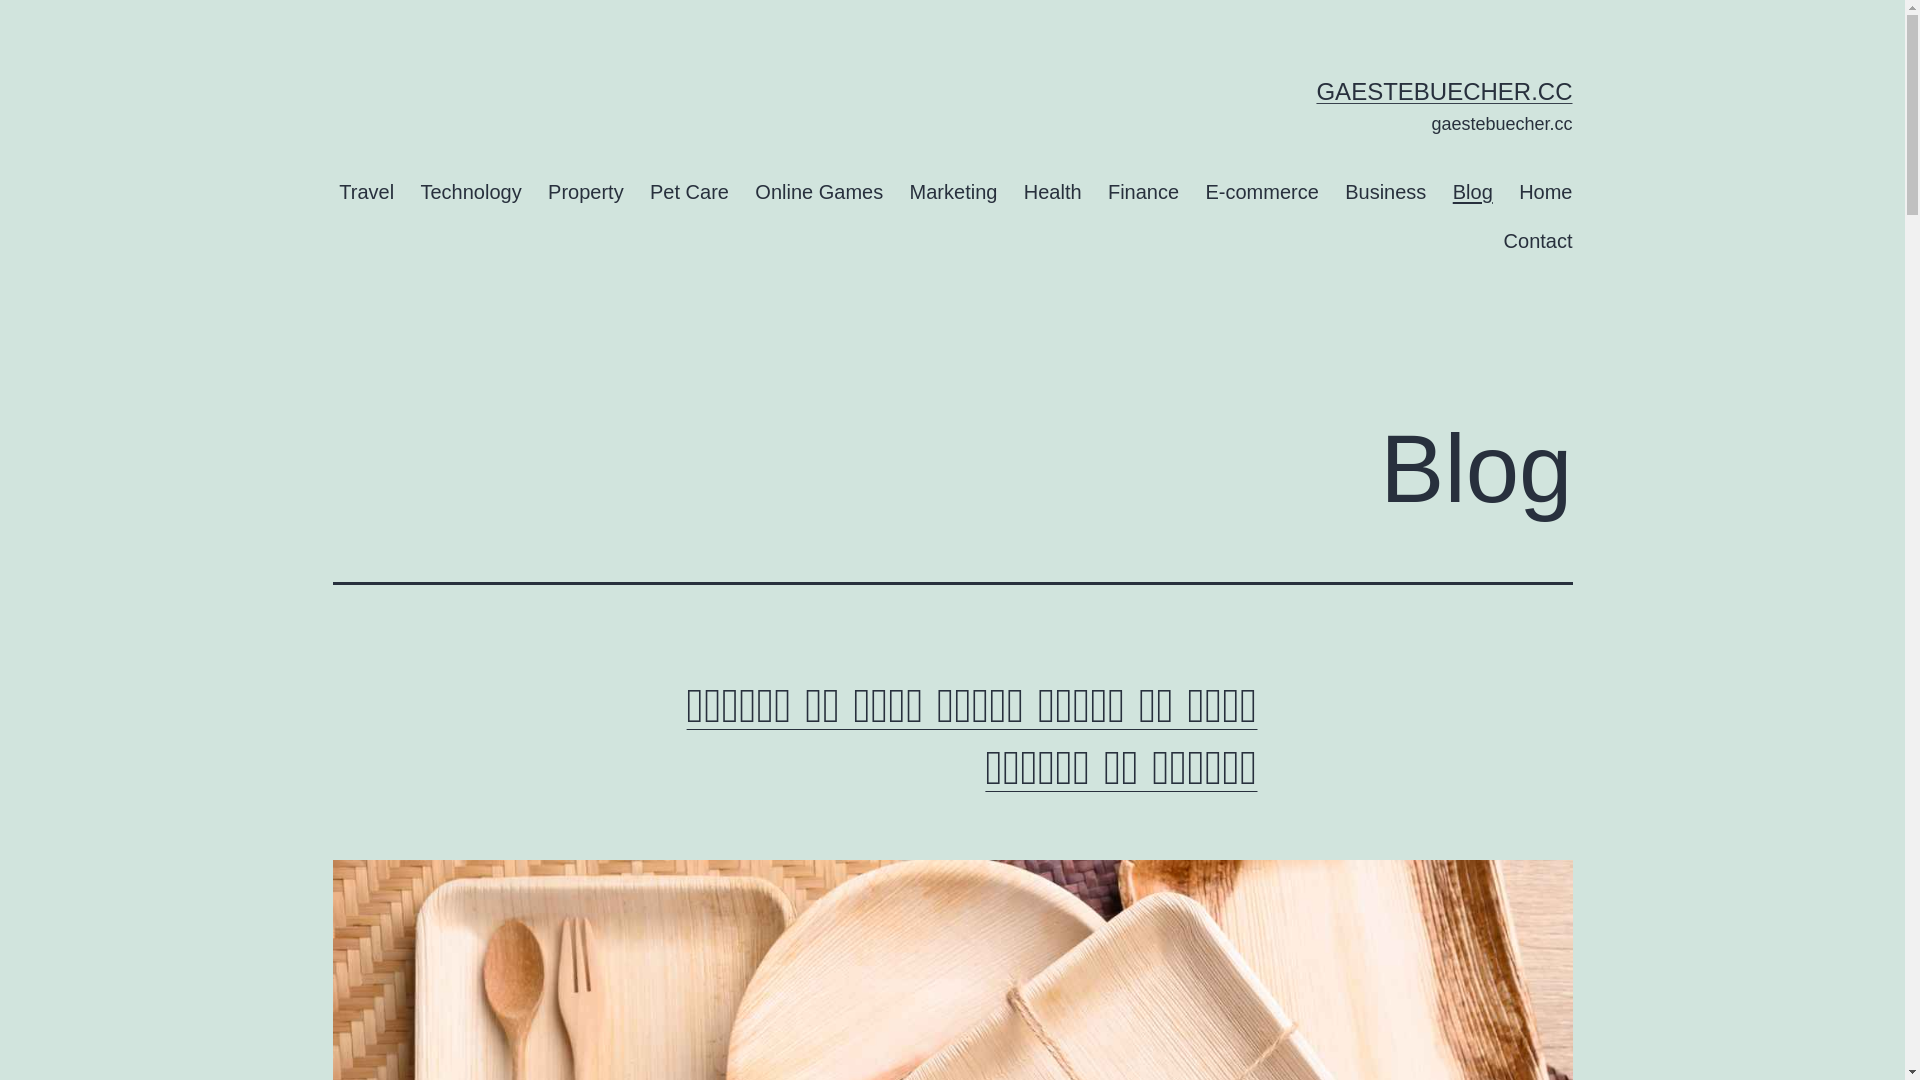  Describe the element at coordinates (1051, 191) in the screenshot. I see `'Health'` at that location.